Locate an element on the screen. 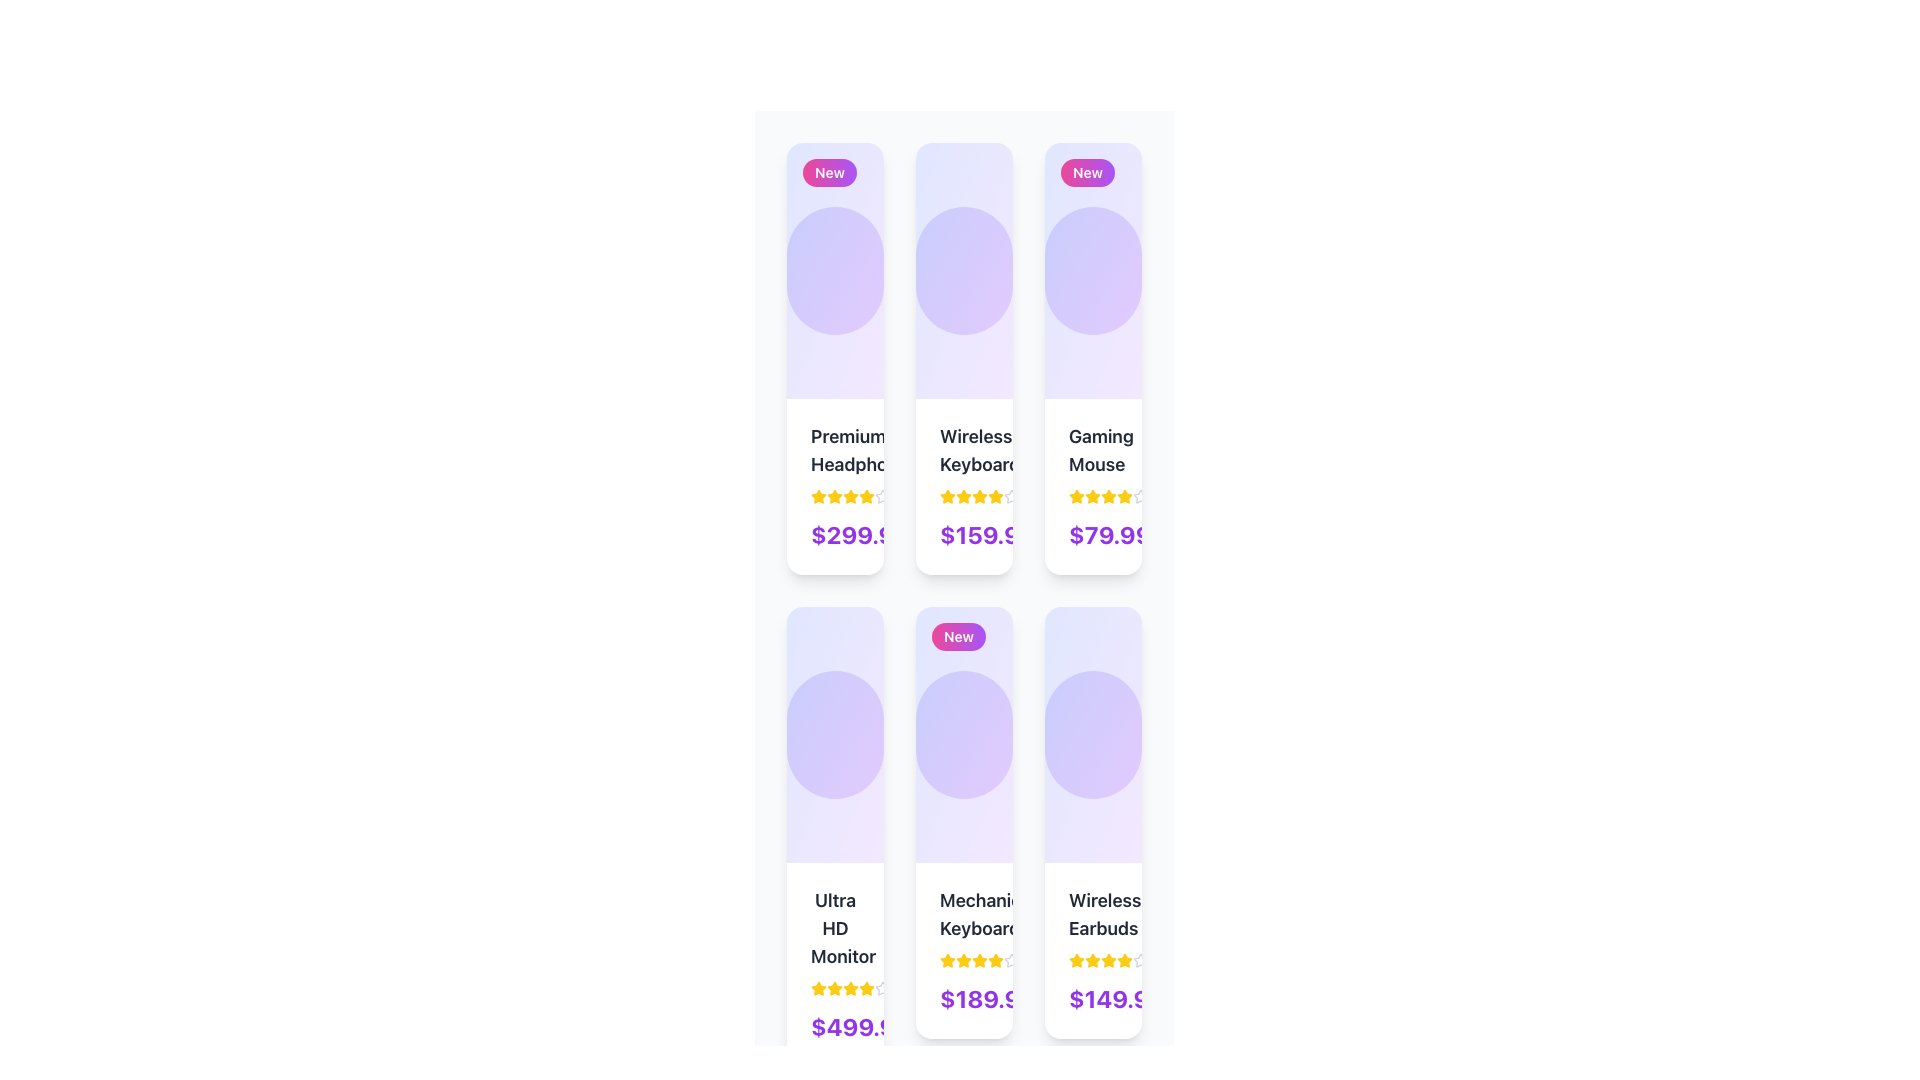 The height and width of the screenshot is (1080, 1920). the sixth star icon representing the rating point for the 'Mechanical Keyboard' product card, located in the bottom row, center column of the displayed product grid is located at coordinates (996, 959).